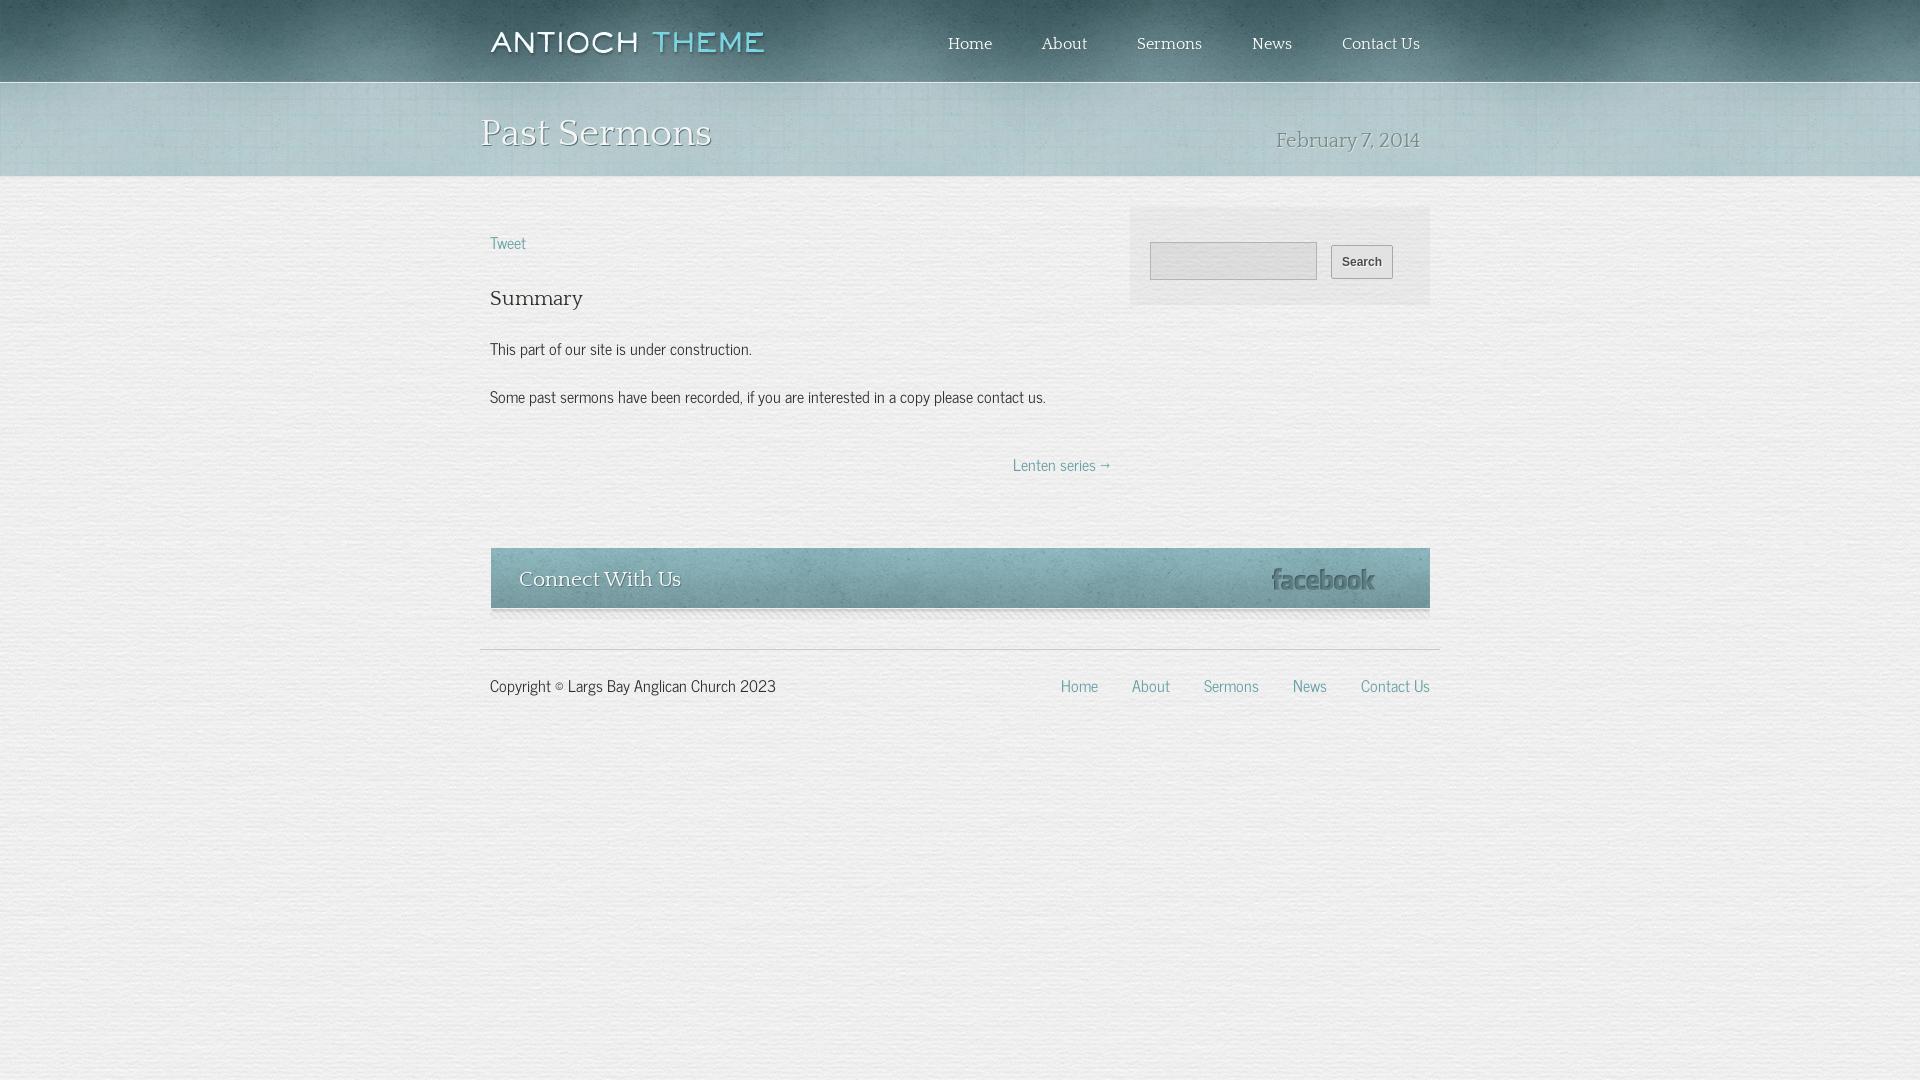 The width and height of the screenshot is (1920, 1080). What do you see at coordinates (1380, 43) in the screenshot?
I see `'Contact Us'` at bounding box center [1380, 43].